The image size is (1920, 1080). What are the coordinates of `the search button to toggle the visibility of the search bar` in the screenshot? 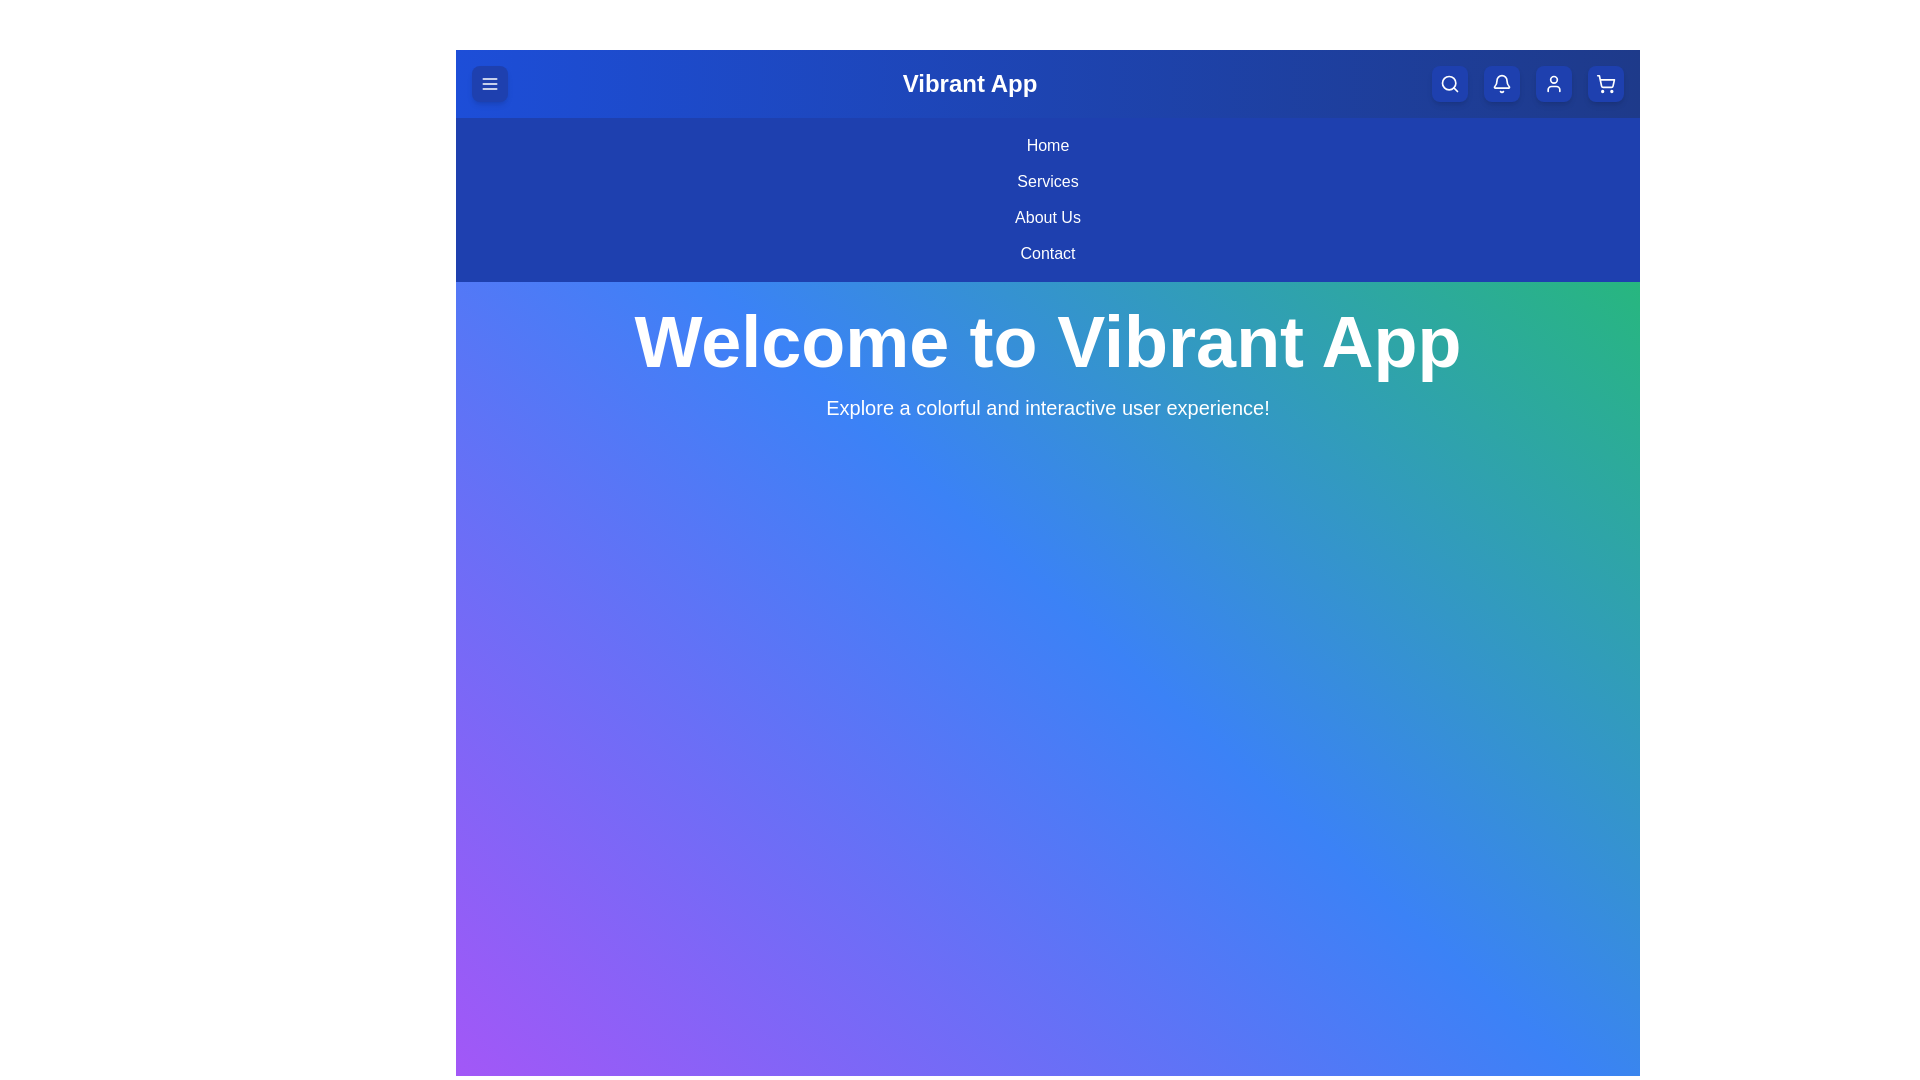 It's located at (1449, 83).